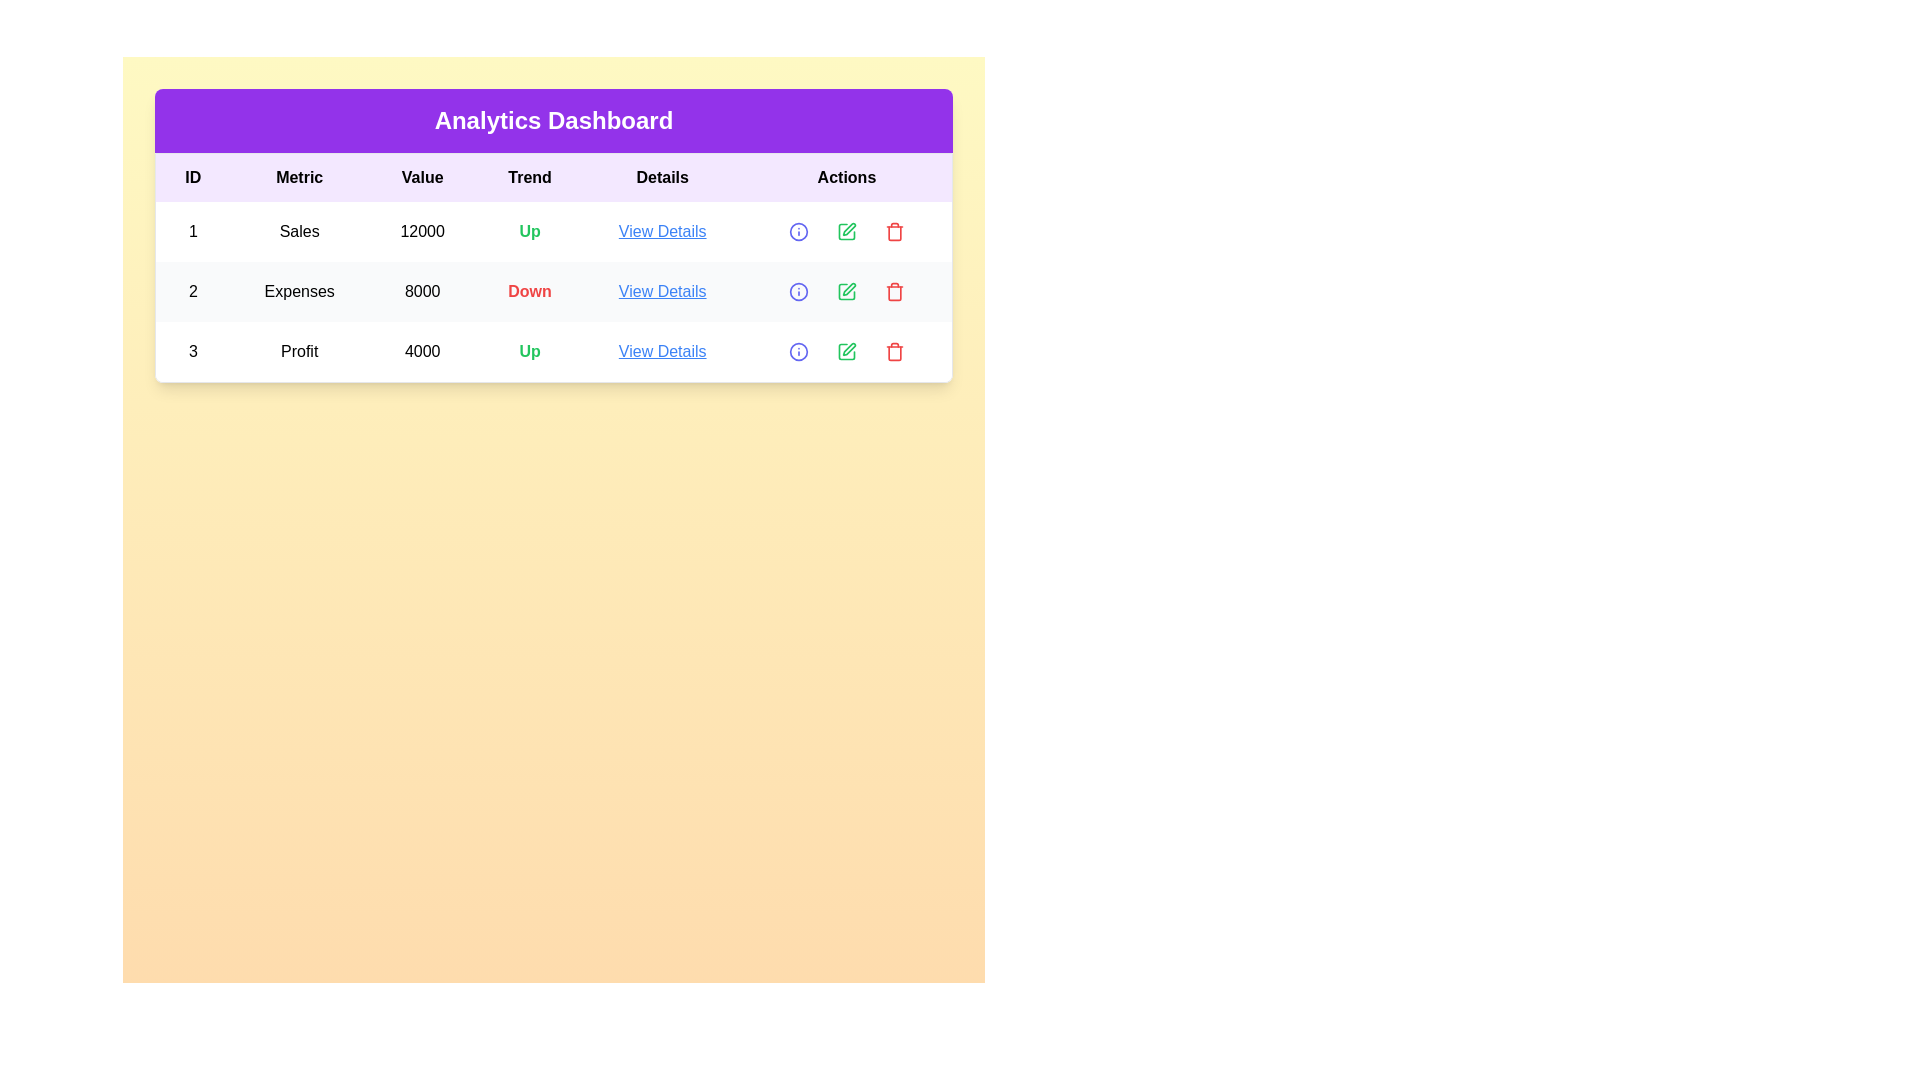  Describe the element at coordinates (193, 292) in the screenshot. I see `the text label displaying the number '2' in the leftmost column of the second row of the table under the 'ID' header` at that location.